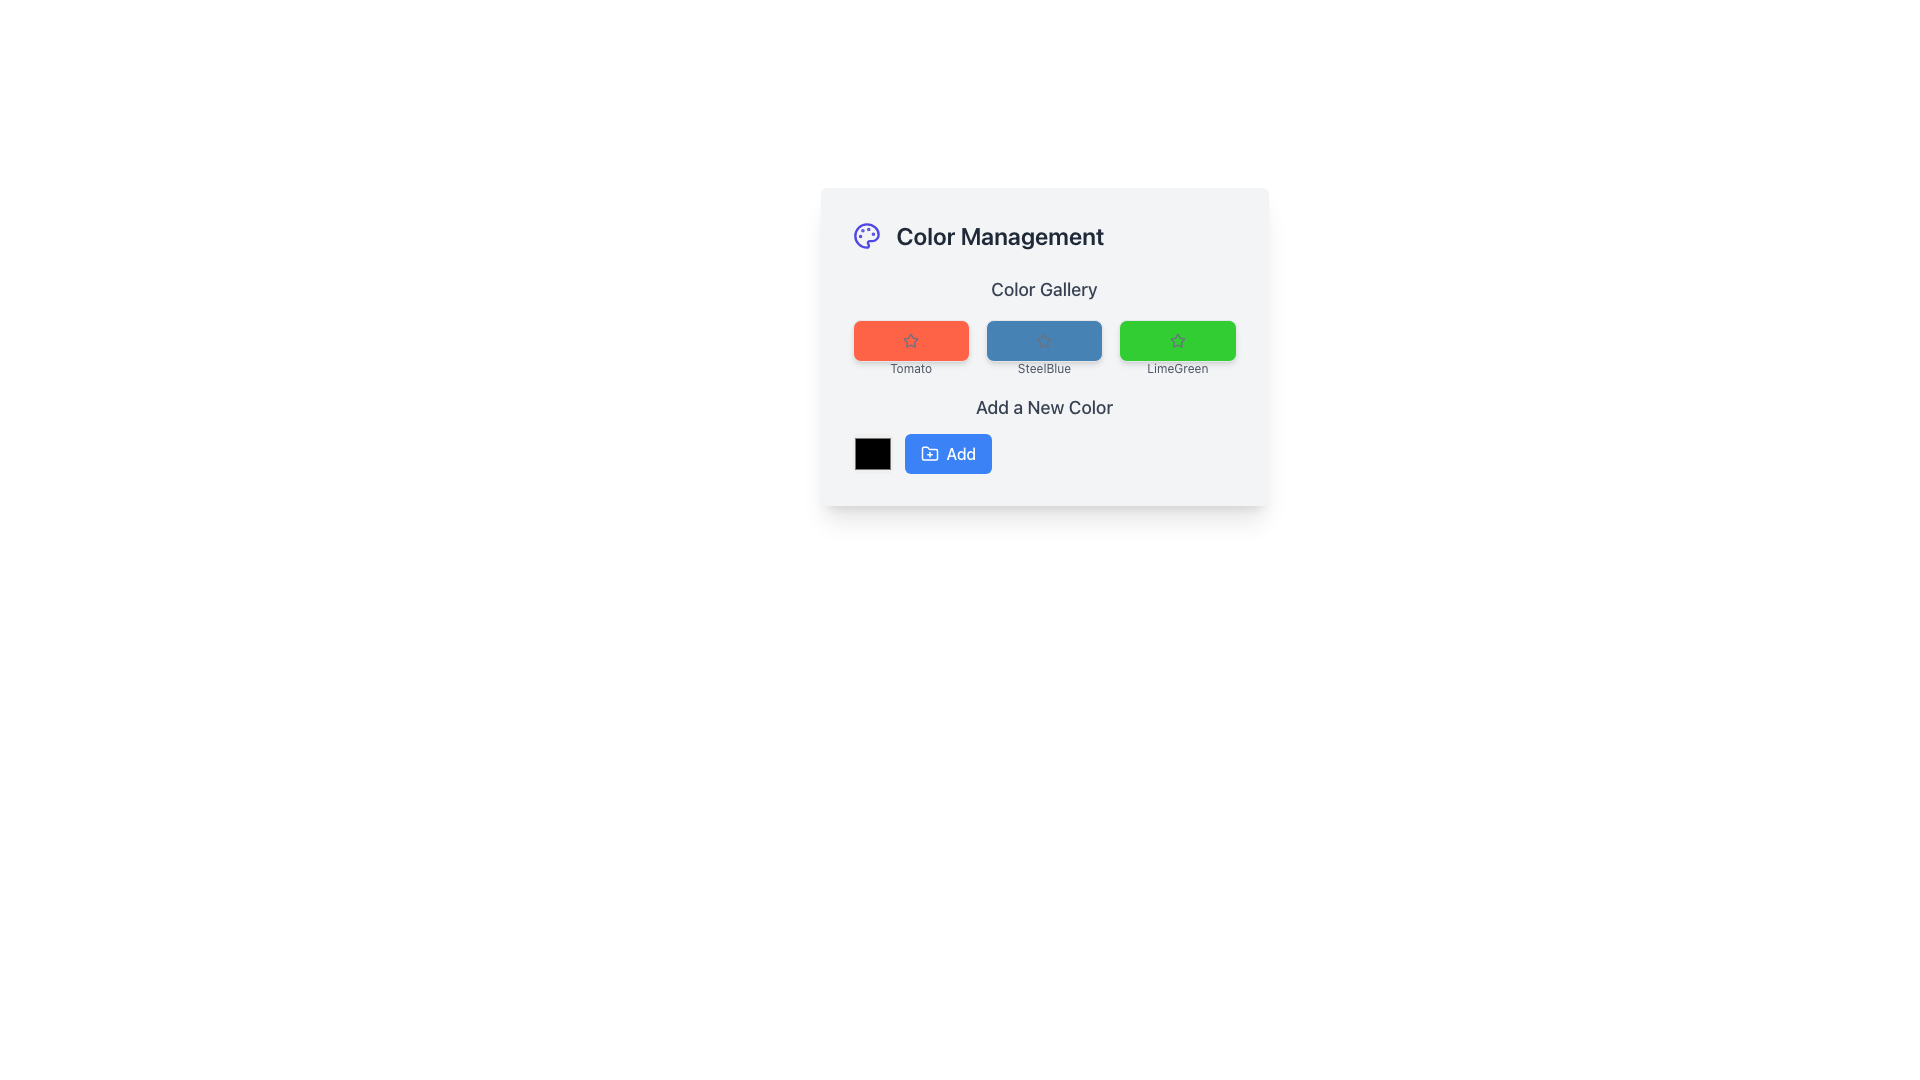 This screenshot has width=1920, height=1080. What do you see at coordinates (1177, 369) in the screenshot?
I see `text label located directly underneath the green rectangle in the 'Color Gallery' section, which indicates the name or description associated with it` at bounding box center [1177, 369].